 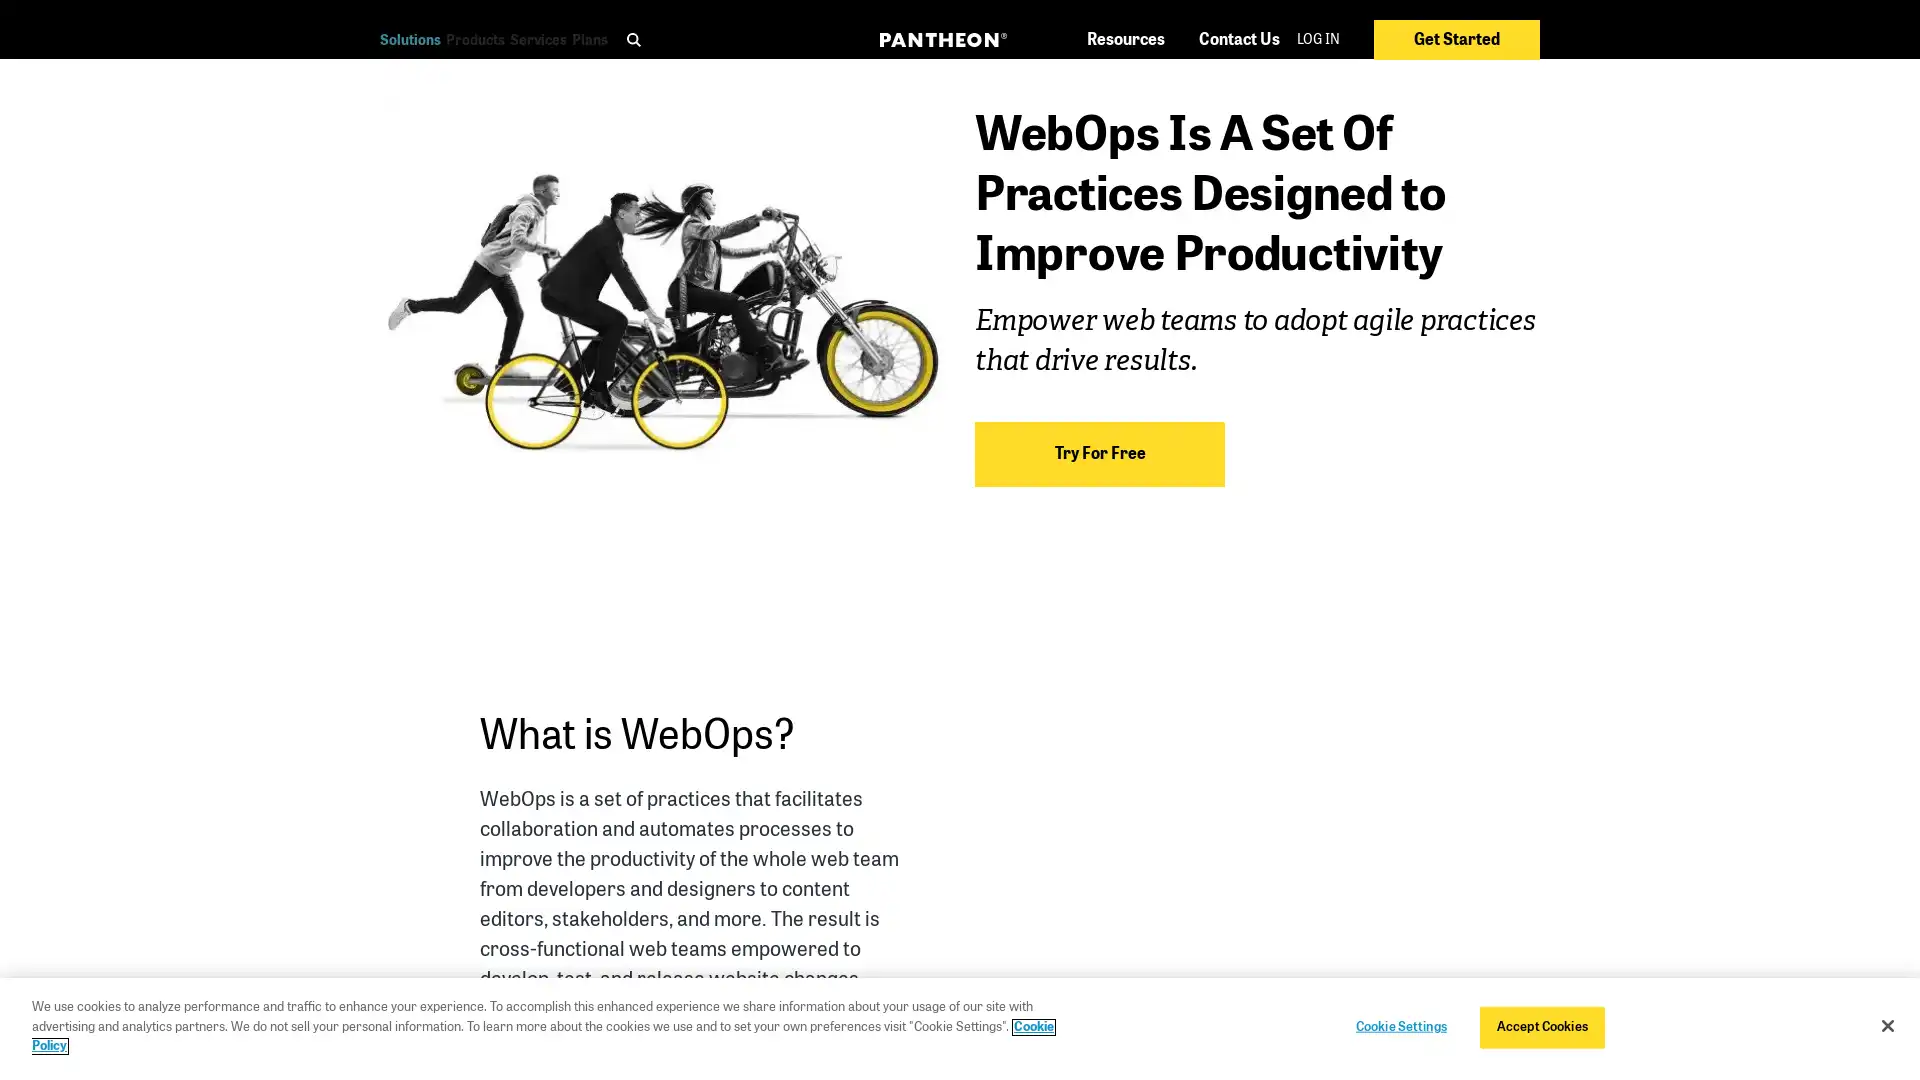 What do you see at coordinates (1540, 1026) in the screenshot?
I see `Accept Cookies` at bounding box center [1540, 1026].